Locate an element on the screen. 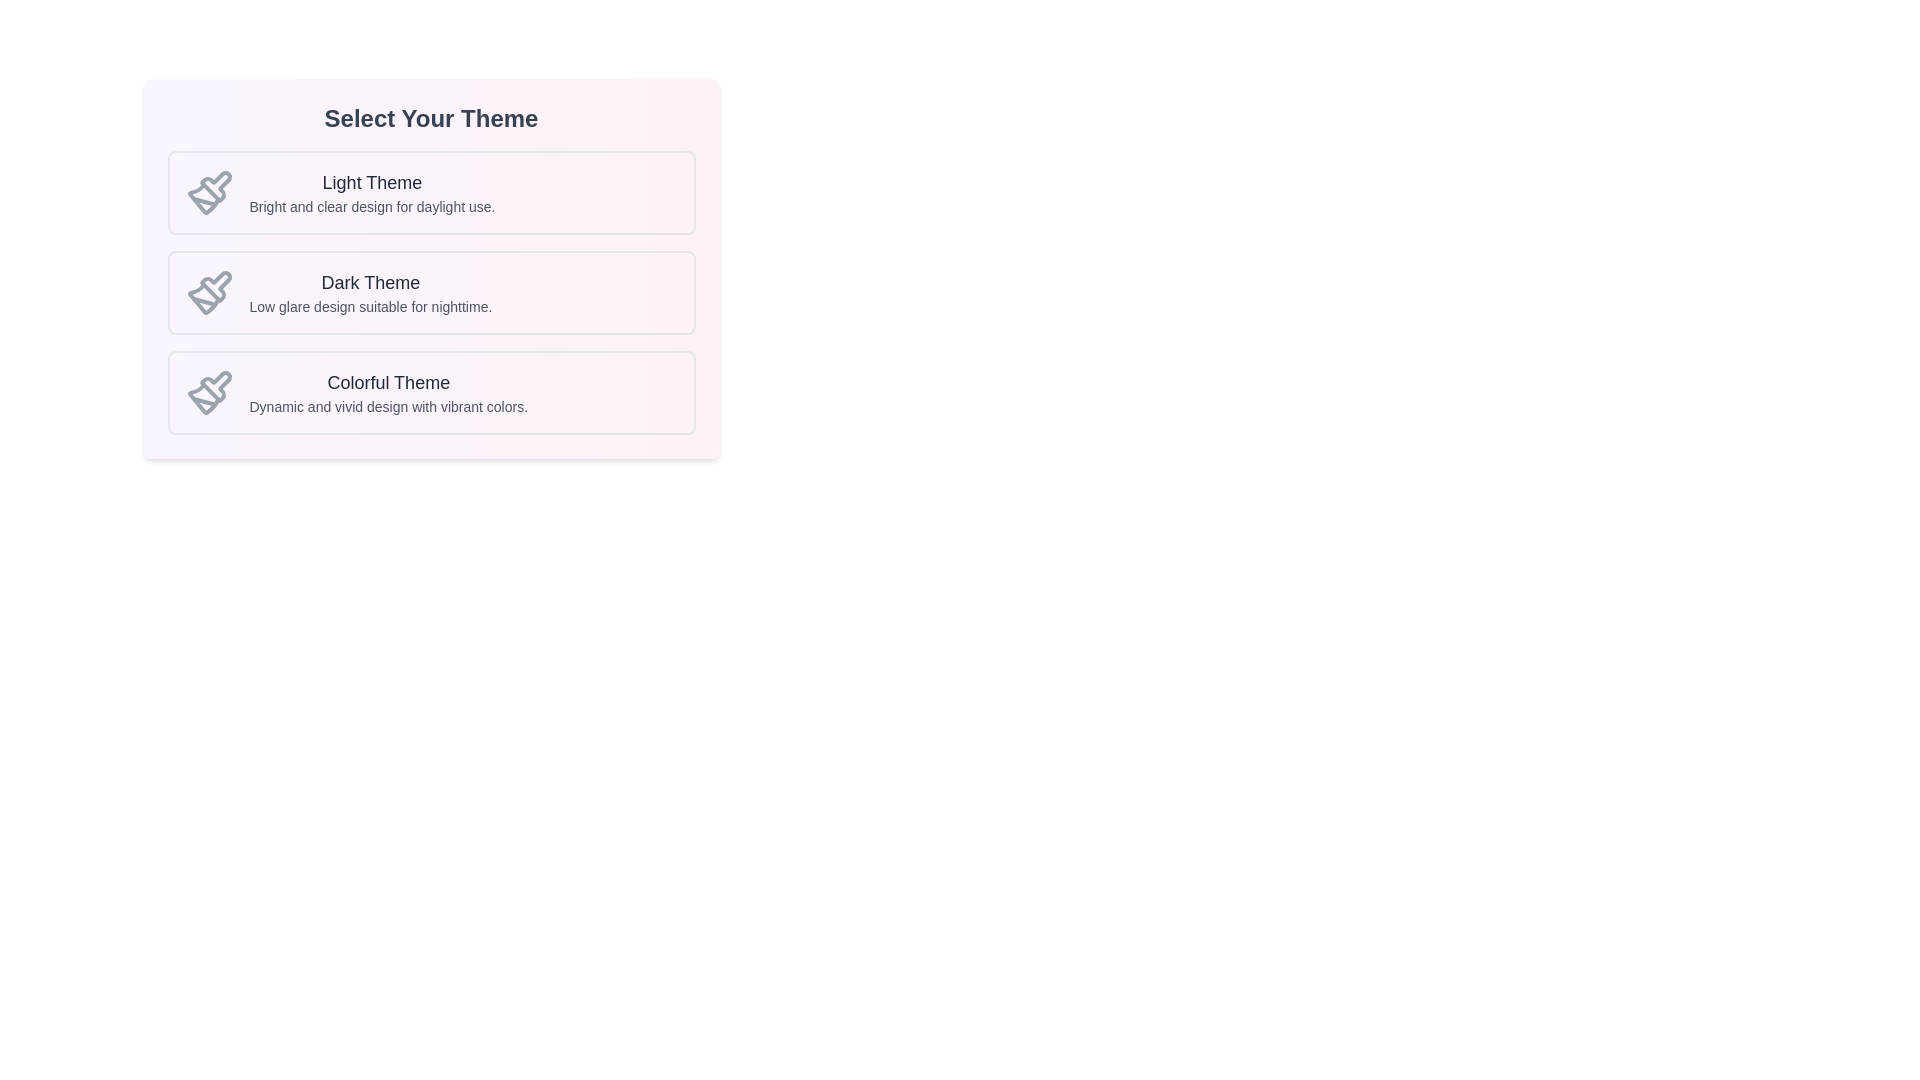 The width and height of the screenshot is (1920, 1080). the 'Dark Theme' icon, which is visually represented to the left of the text 'Dark Theme' and is centrally placed in the second box of three vertically arranged options is located at coordinates (209, 293).